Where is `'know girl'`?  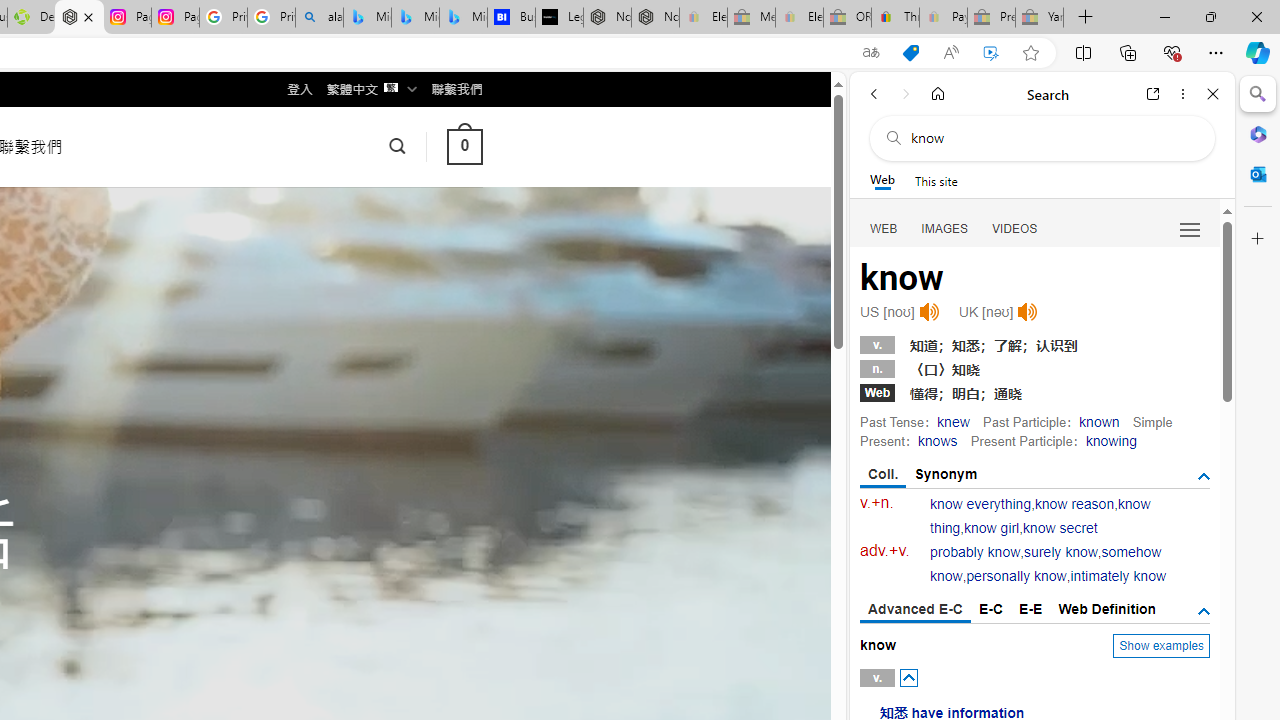 'know girl' is located at coordinates (991, 527).